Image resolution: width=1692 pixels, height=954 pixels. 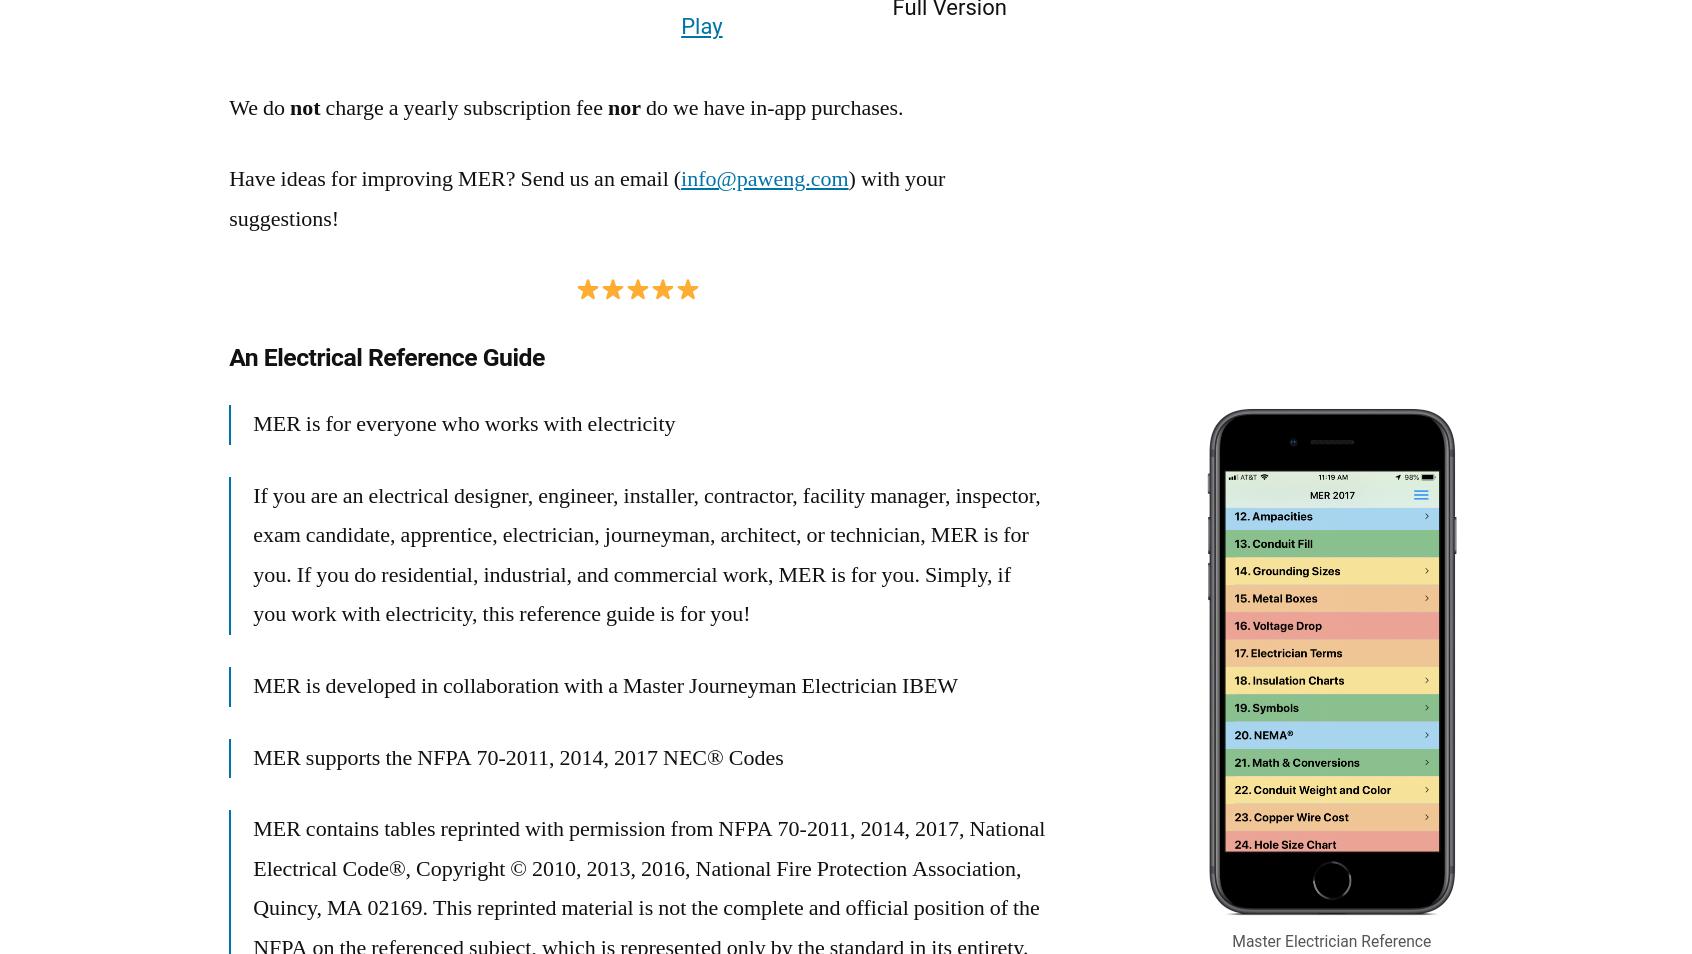 What do you see at coordinates (646, 553) in the screenshot?
I see `'If you are an electrical designer, engineer, installer, contractor, facility manager, inspector, exam candidate, apprentice, electrician, journeyman, architect, or technician, MER is for you. If you do residential, industrial, and commercial work, MER is for you. Simply, if you work with electricity, this reference guide is for you!'` at bounding box center [646, 553].